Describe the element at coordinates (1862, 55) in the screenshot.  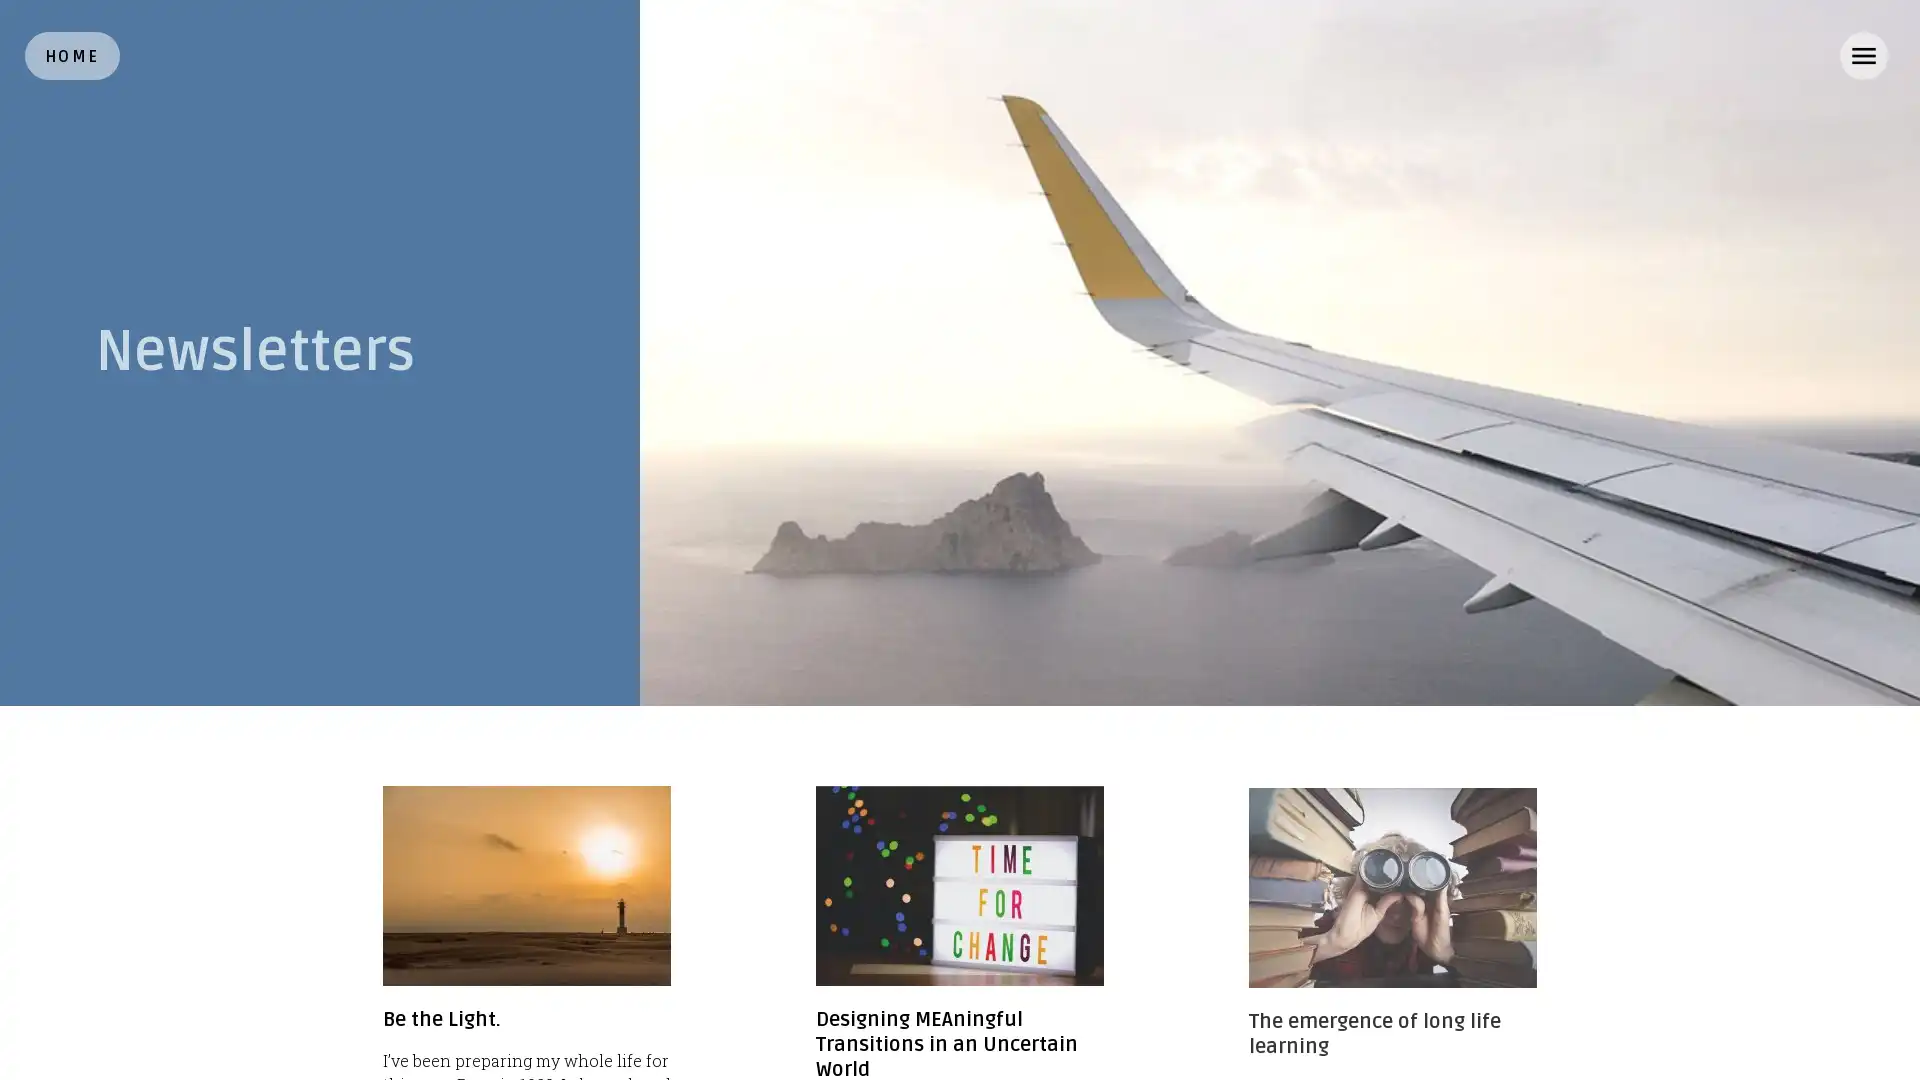
I see `MENU CLOSE` at that location.